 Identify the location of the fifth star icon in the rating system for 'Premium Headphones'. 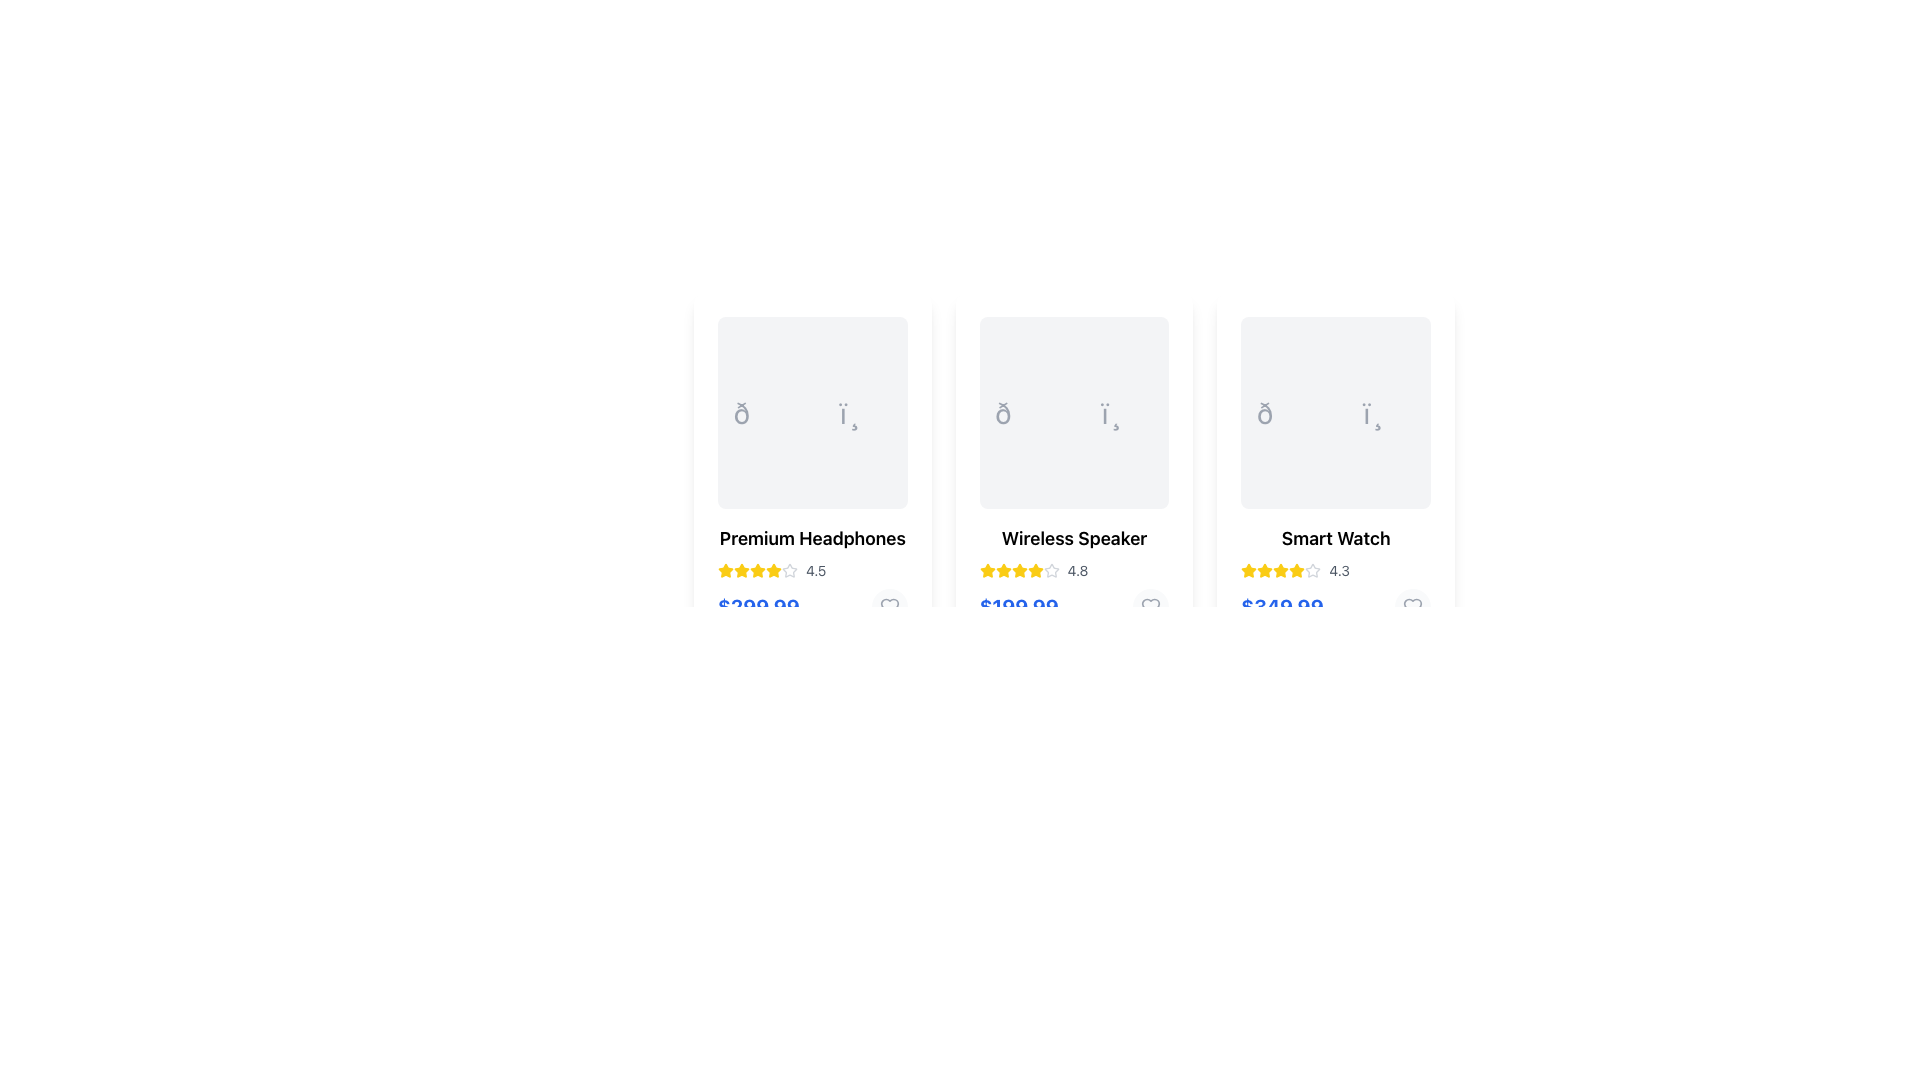
(724, 570).